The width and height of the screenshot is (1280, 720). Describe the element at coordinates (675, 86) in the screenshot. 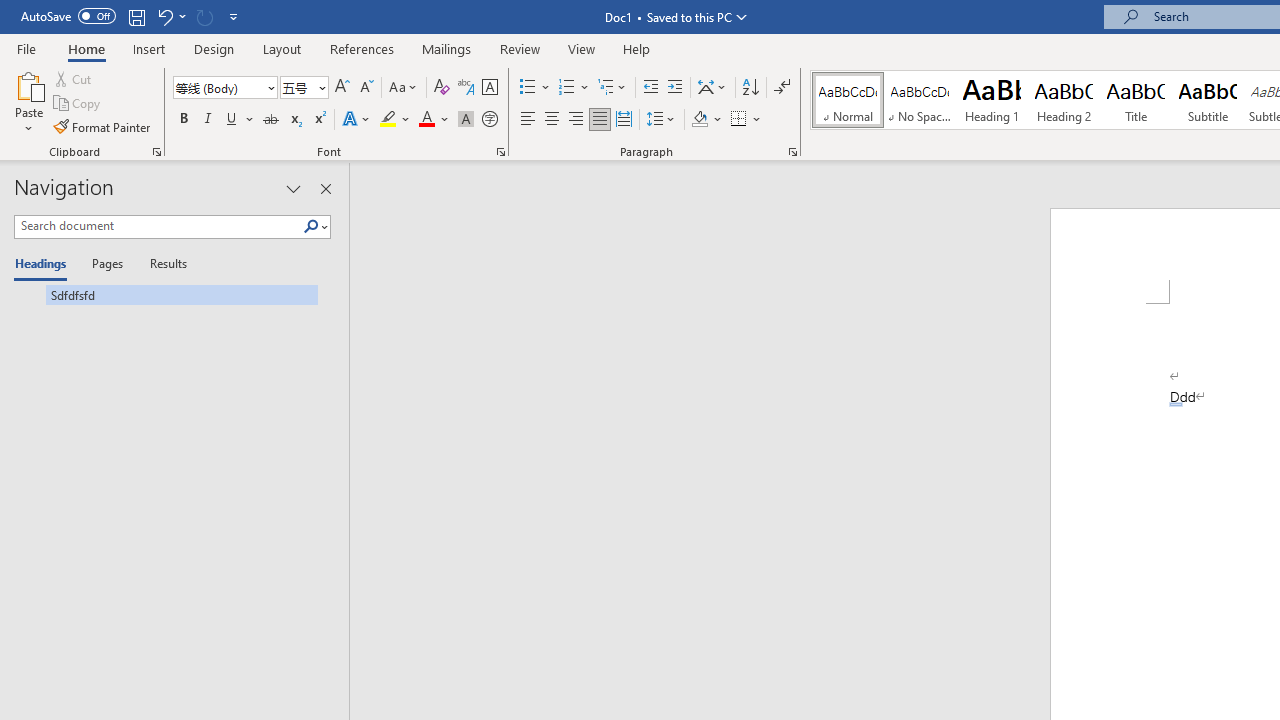

I see `'Increase Indent'` at that location.